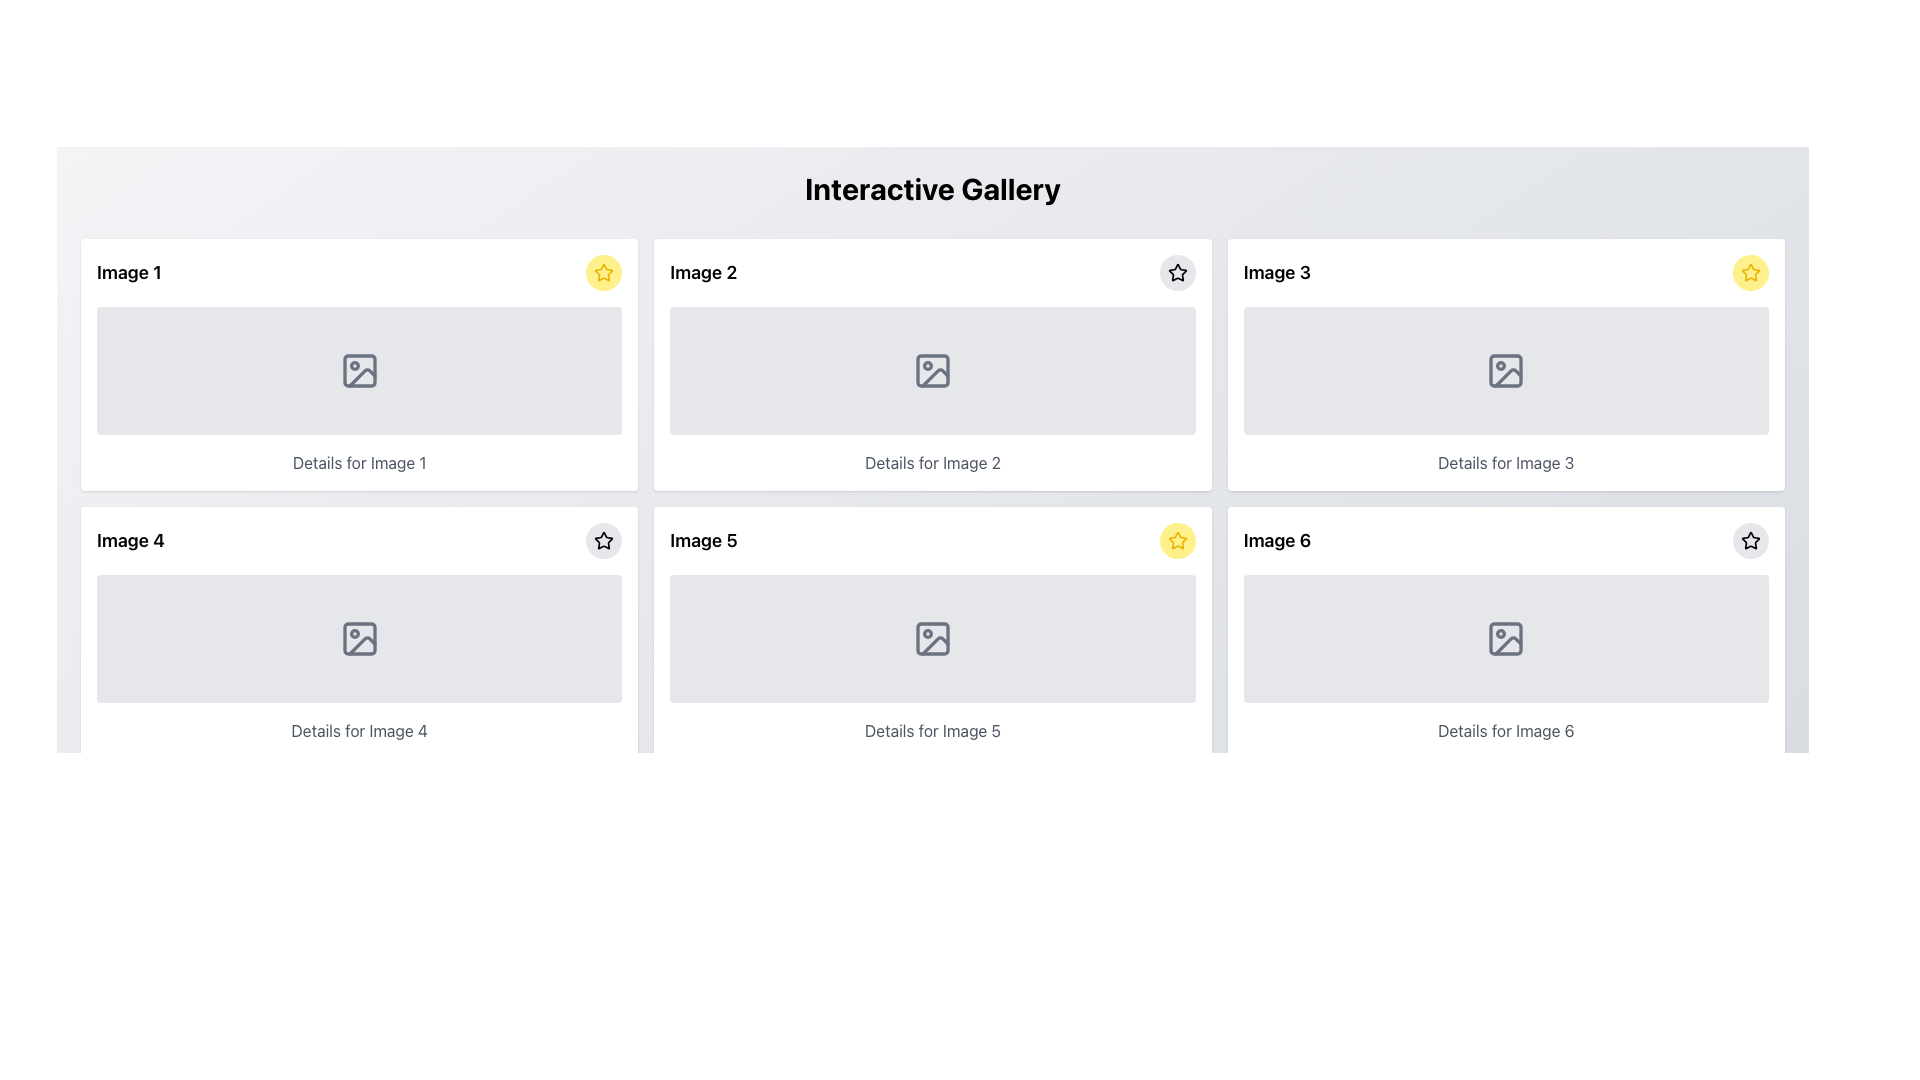 The width and height of the screenshot is (1920, 1080). What do you see at coordinates (1506, 731) in the screenshot?
I see `the text label that says 'Details for Image 6', which is styled with gray color and located below the preview area of 'Image 6' in the interactive gallery` at bounding box center [1506, 731].